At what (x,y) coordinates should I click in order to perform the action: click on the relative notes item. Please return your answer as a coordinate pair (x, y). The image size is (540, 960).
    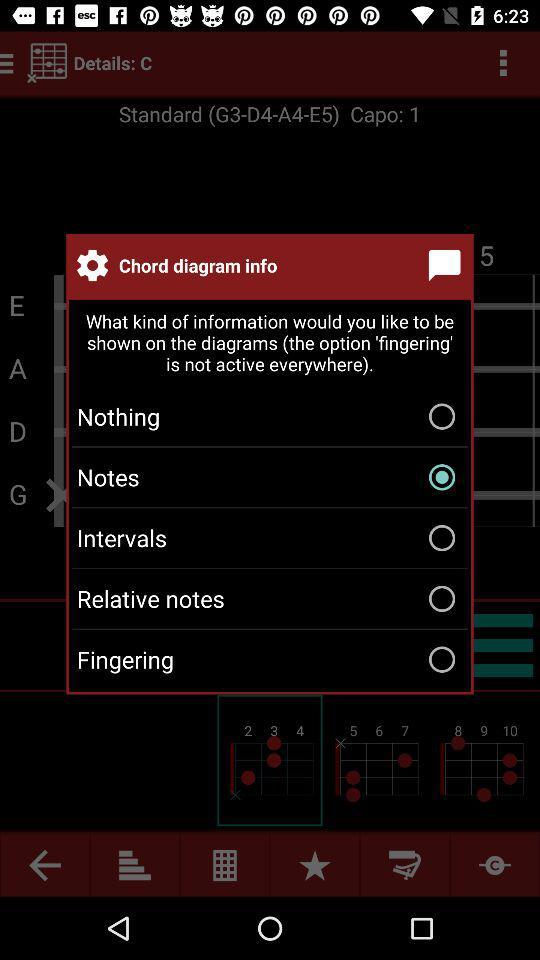
    Looking at the image, I should click on (270, 598).